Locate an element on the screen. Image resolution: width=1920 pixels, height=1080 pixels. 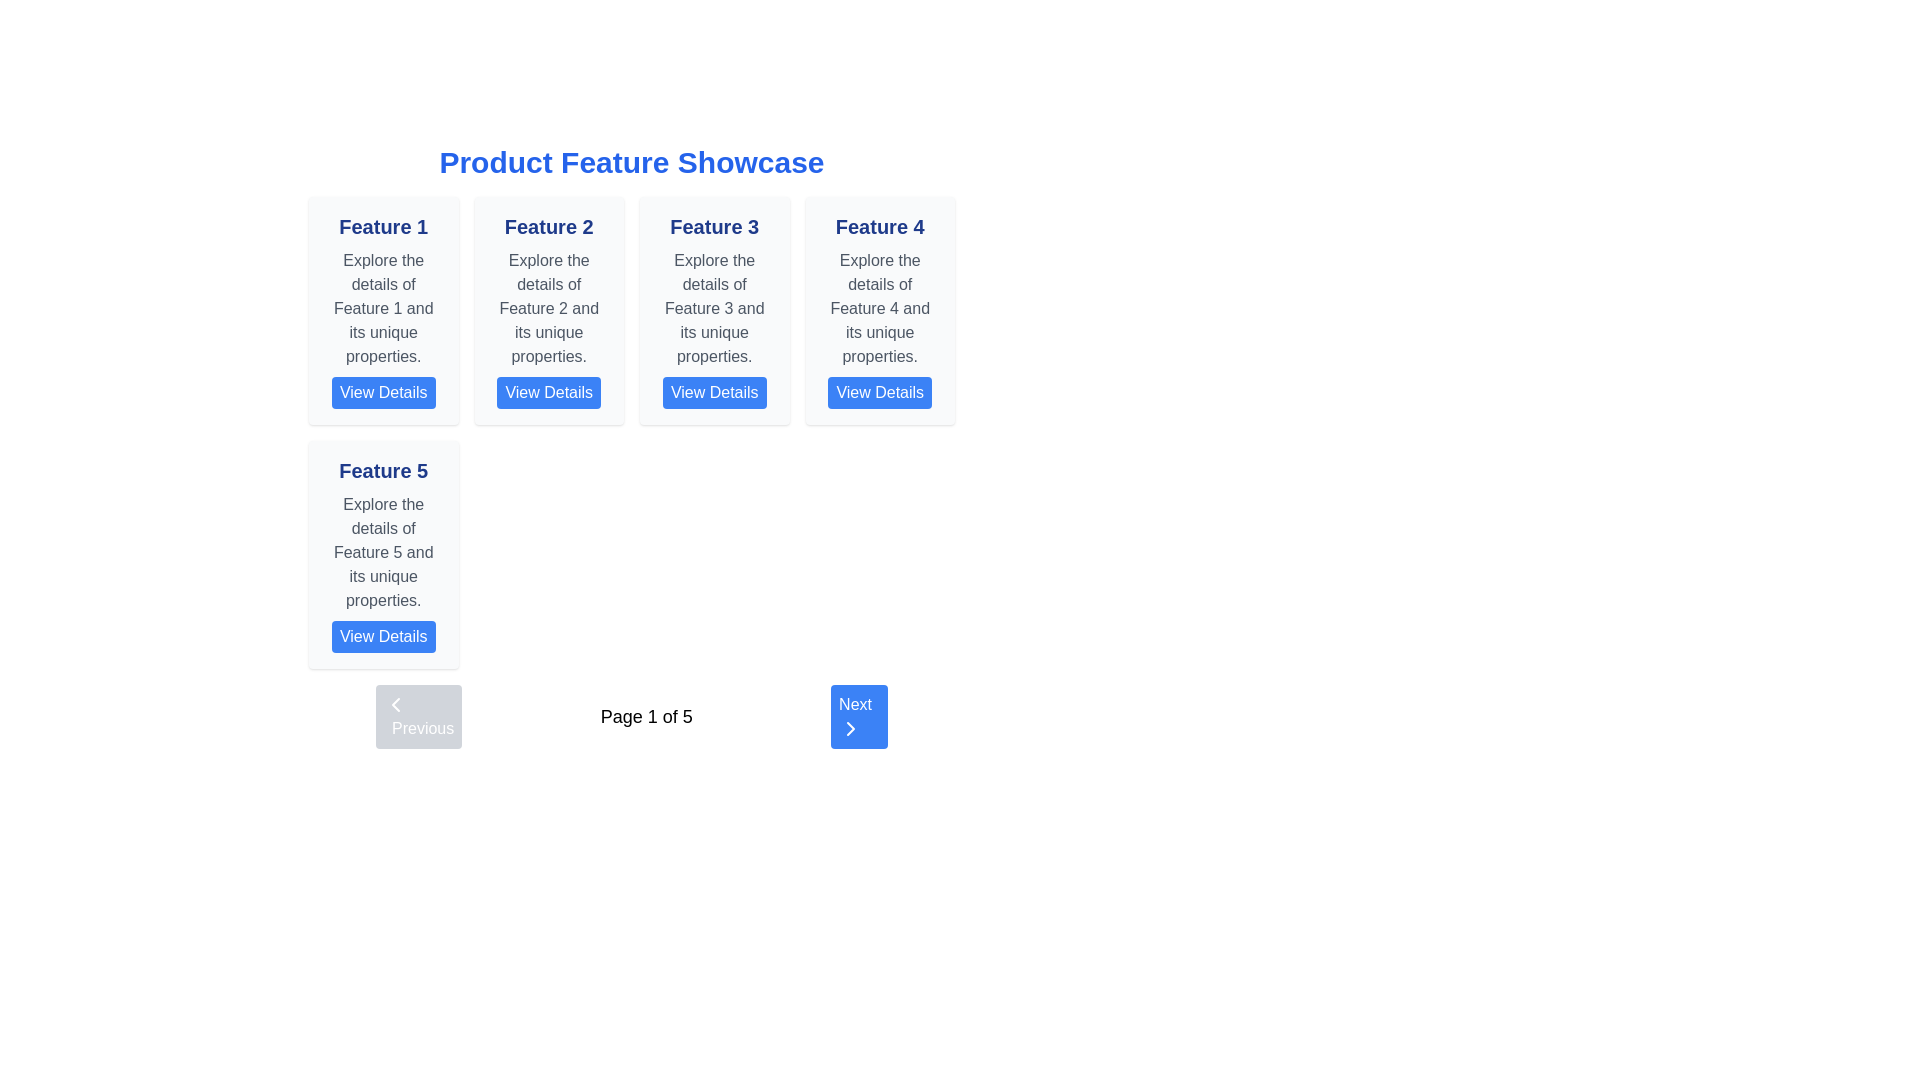
text displayed in the 'Feature 1' text label, which is a large, bold, blue font positioned at the top of the first feature card is located at coordinates (383, 226).